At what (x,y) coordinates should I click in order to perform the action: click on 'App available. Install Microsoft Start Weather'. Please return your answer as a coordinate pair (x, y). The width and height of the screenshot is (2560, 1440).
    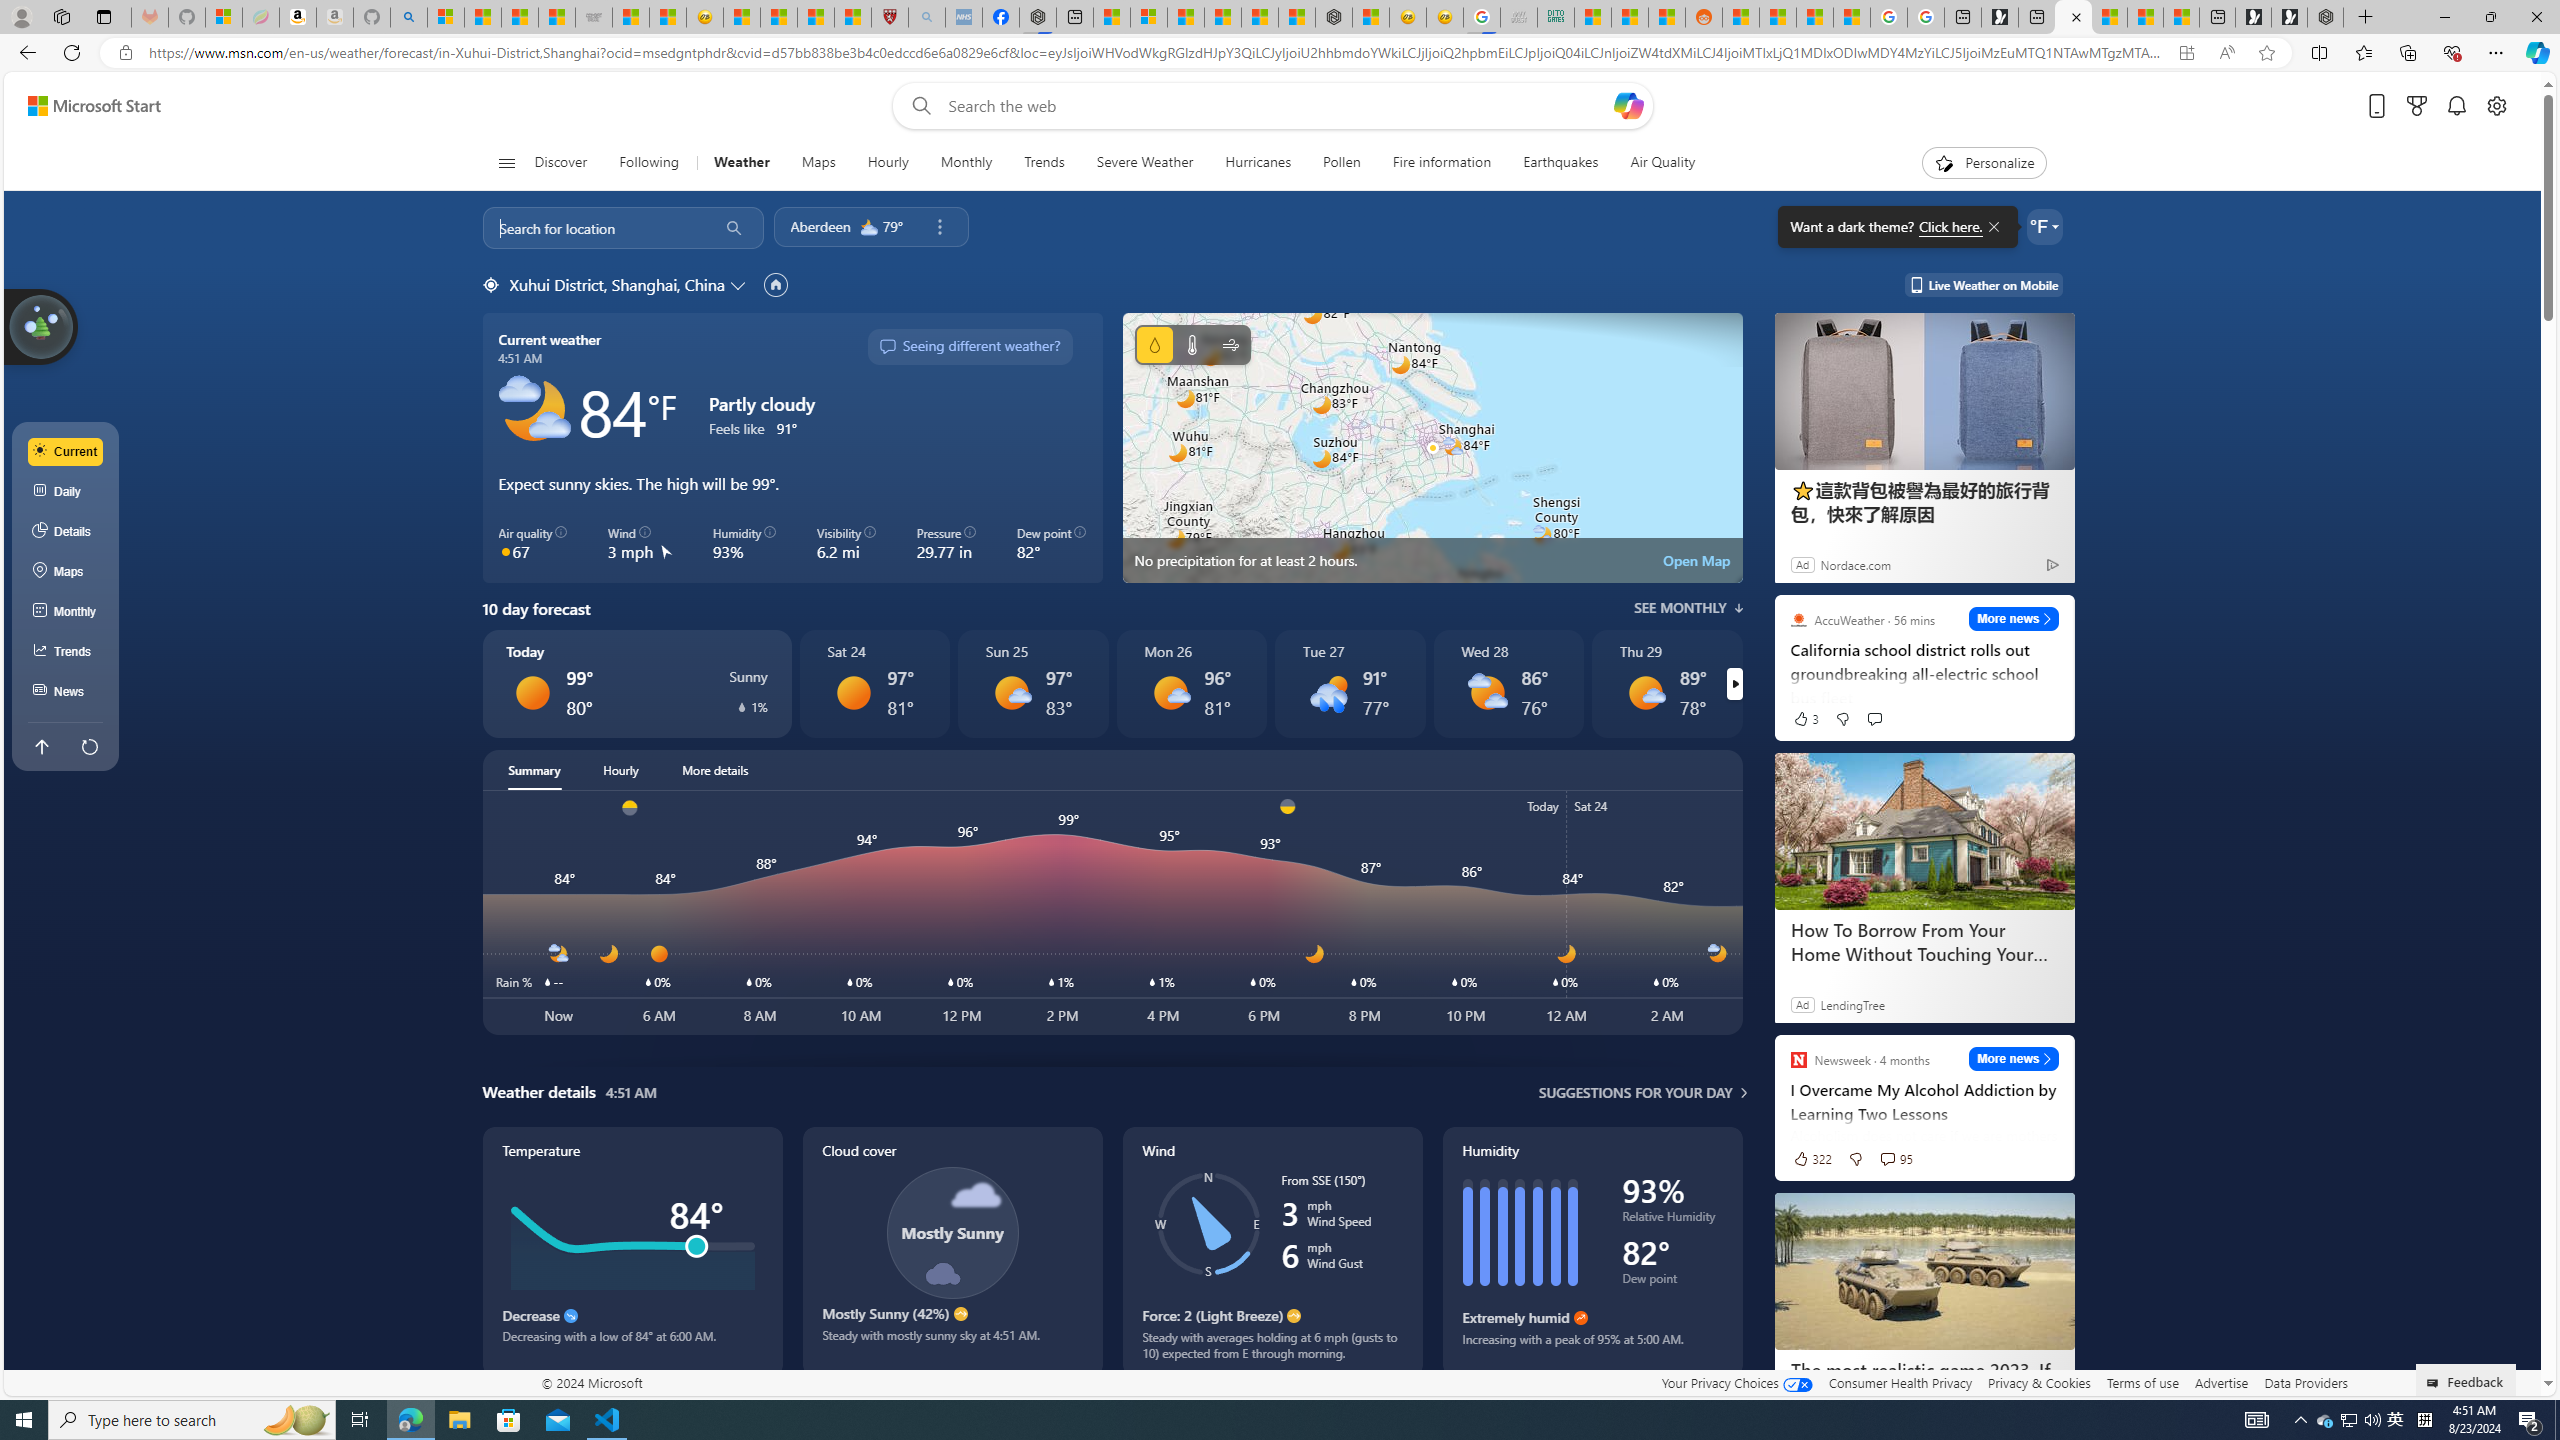
    Looking at the image, I should click on (2185, 53).